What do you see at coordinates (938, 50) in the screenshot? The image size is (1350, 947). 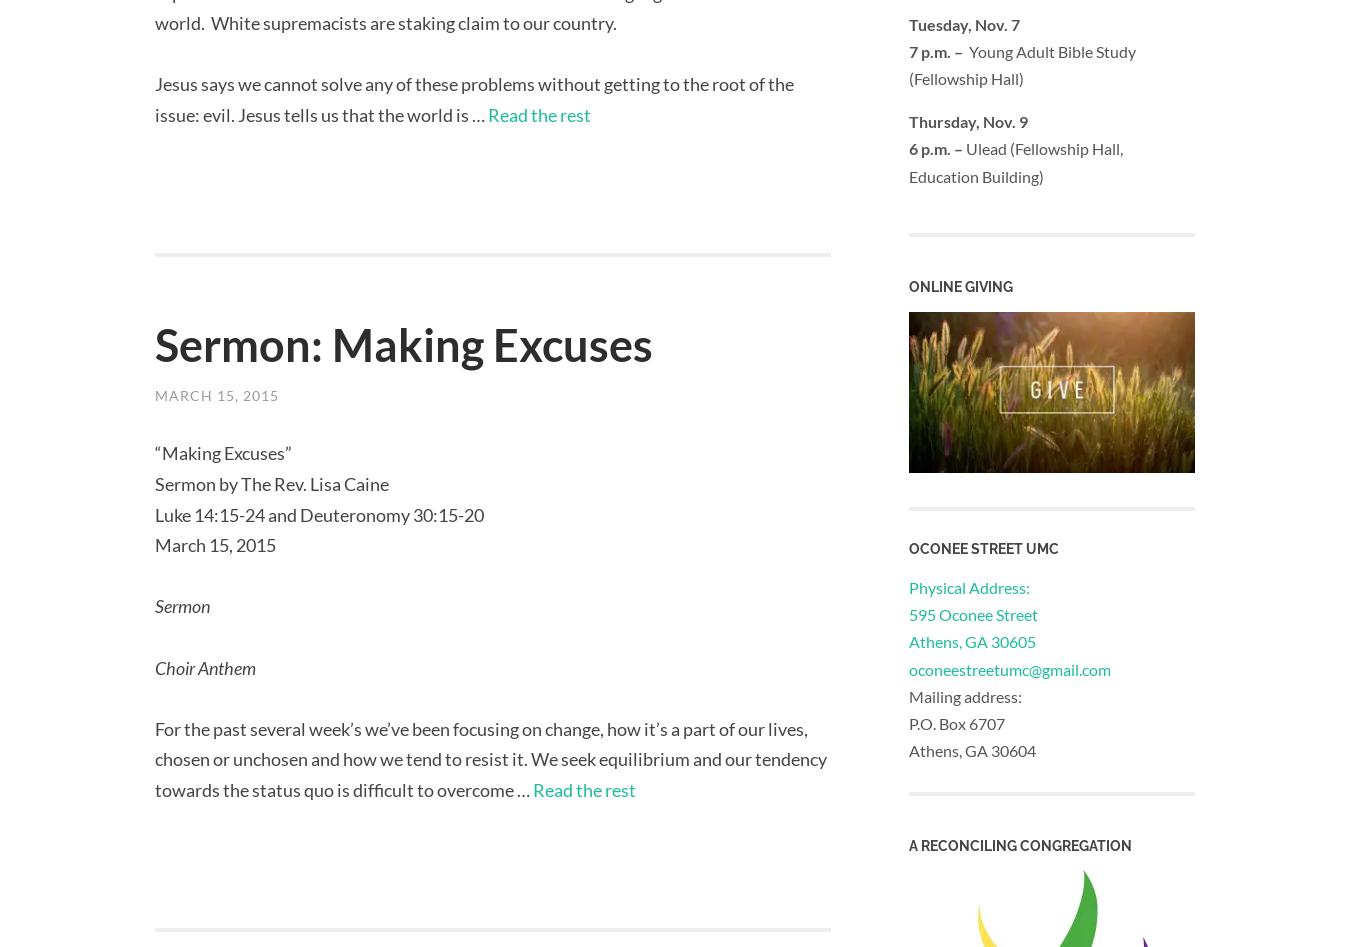 I see `'7 p.m. –'` at bounding box center [938, 50].